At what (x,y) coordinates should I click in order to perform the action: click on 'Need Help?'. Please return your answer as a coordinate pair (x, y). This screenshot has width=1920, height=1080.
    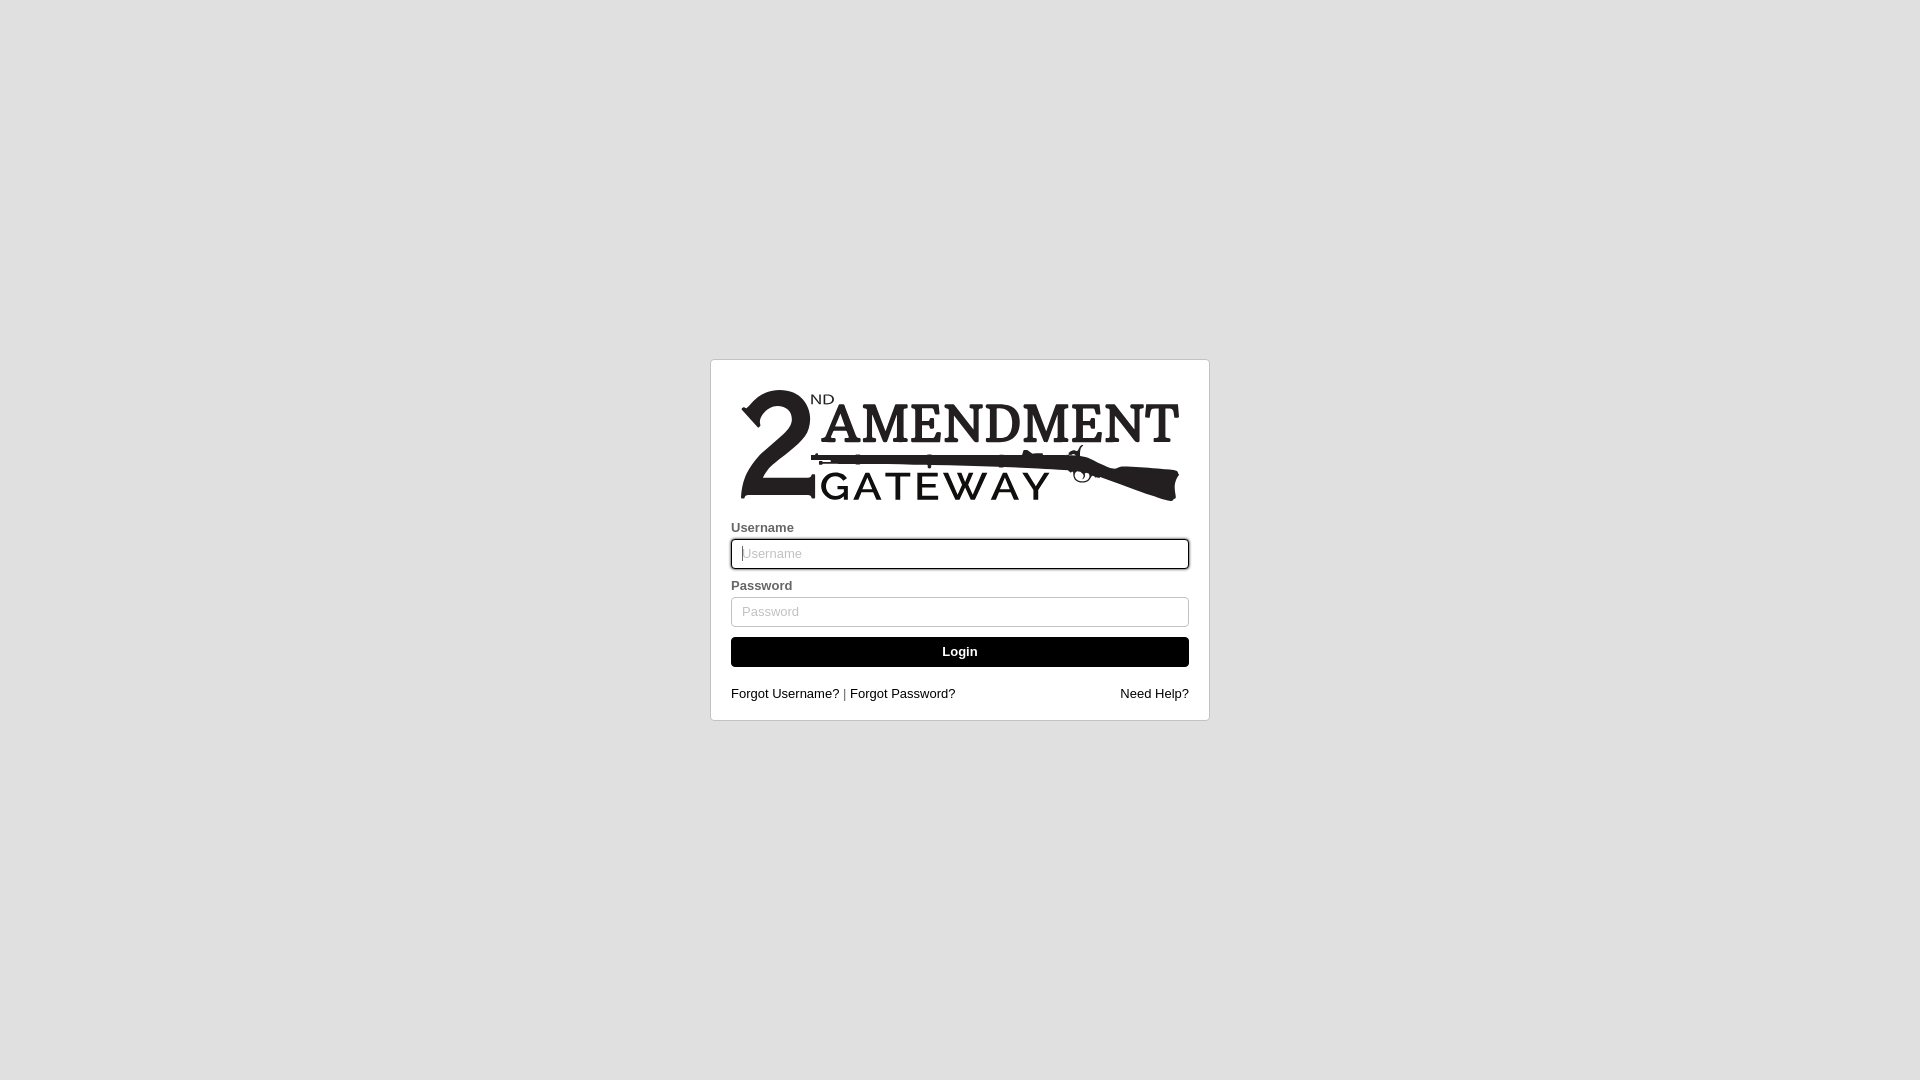
    Looking at the image, I should click on (1154, 692).